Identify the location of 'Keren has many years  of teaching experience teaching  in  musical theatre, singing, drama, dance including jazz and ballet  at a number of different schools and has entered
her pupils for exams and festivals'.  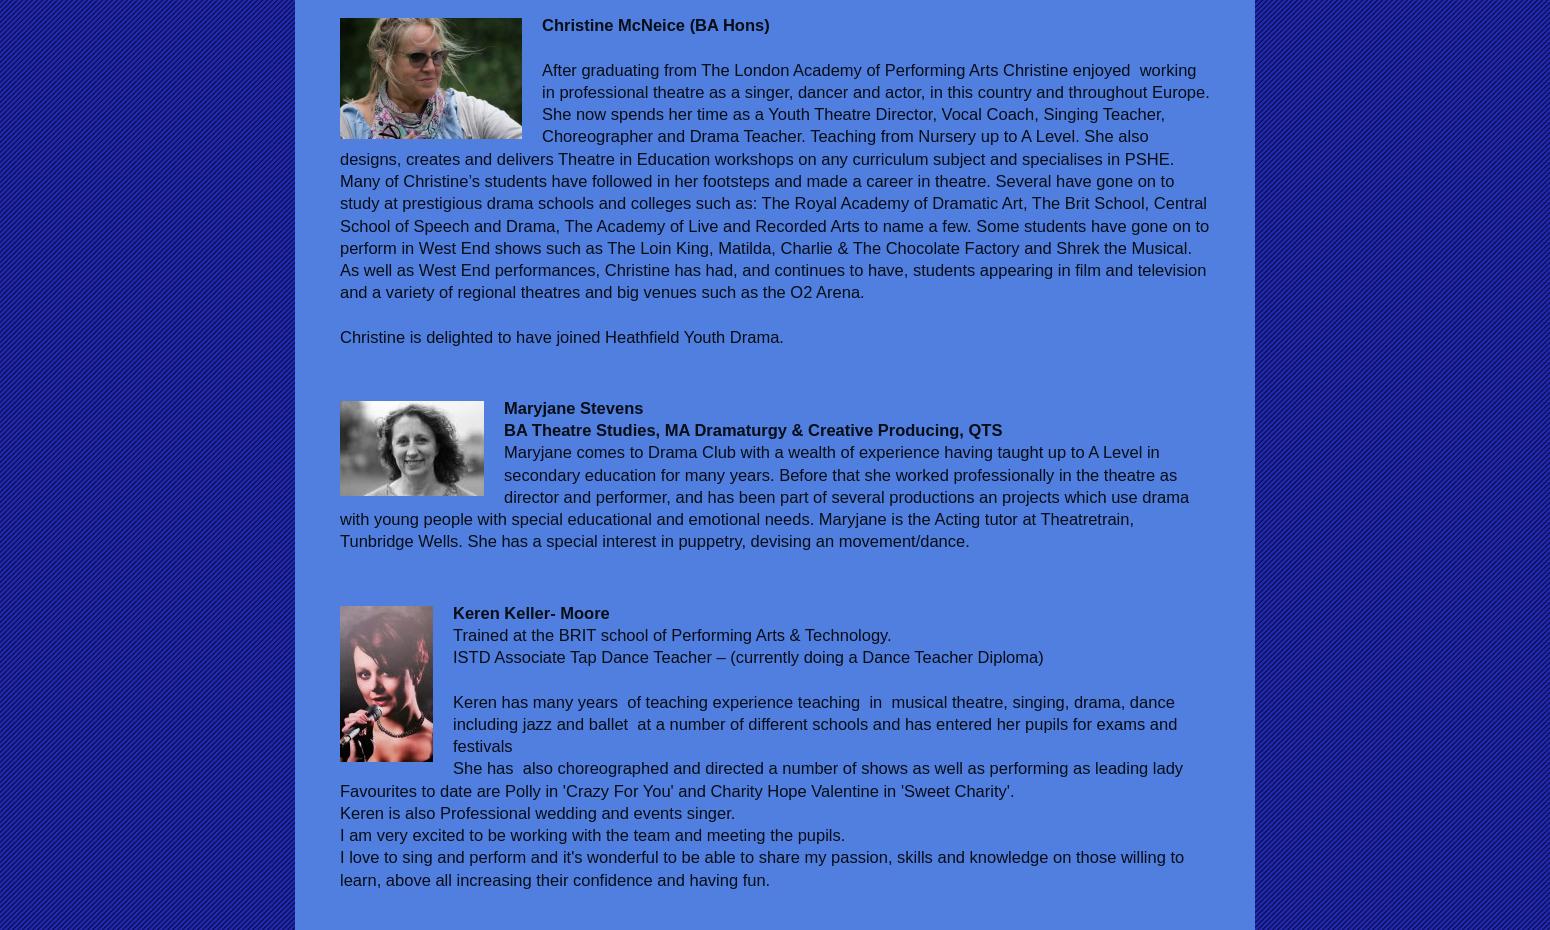
(813, 723).